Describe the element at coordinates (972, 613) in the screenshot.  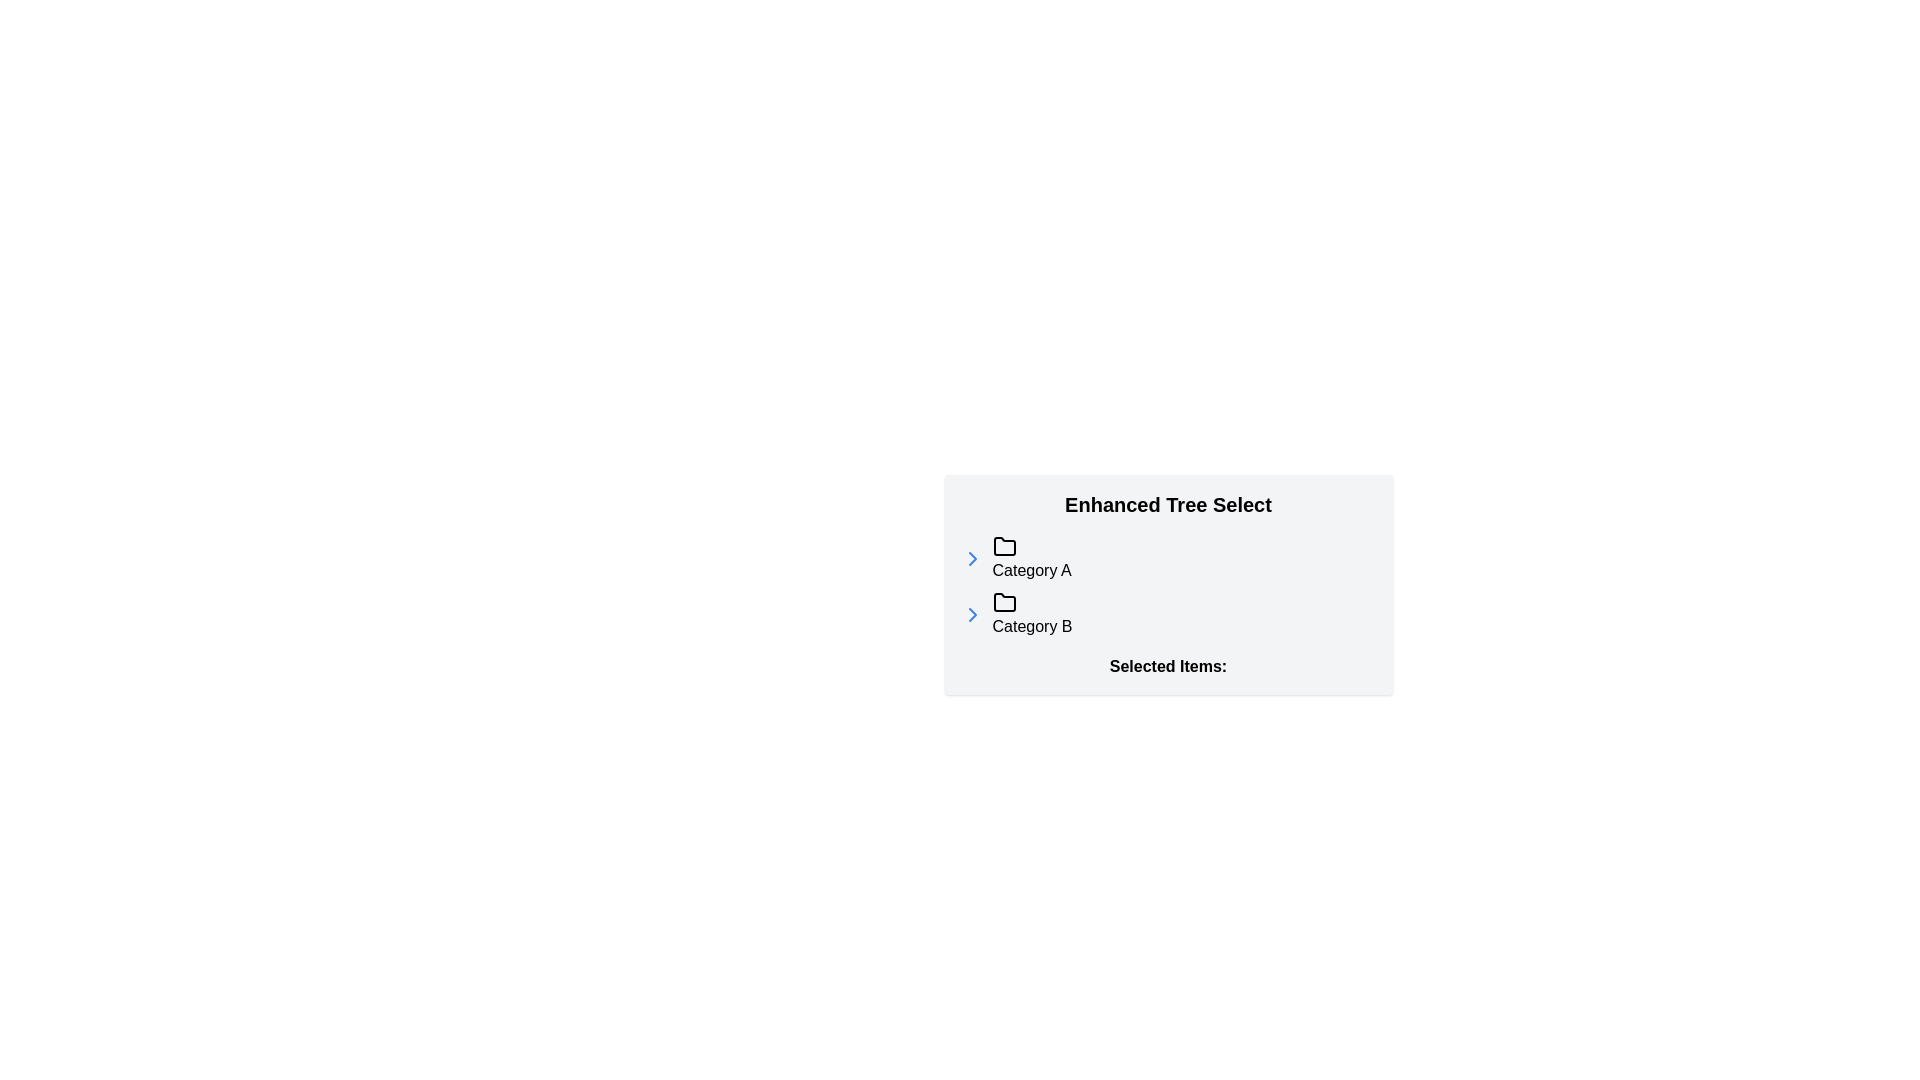
I see `the rightward-facing blue chevron icon button located left of the text 'Category B'` at that location.